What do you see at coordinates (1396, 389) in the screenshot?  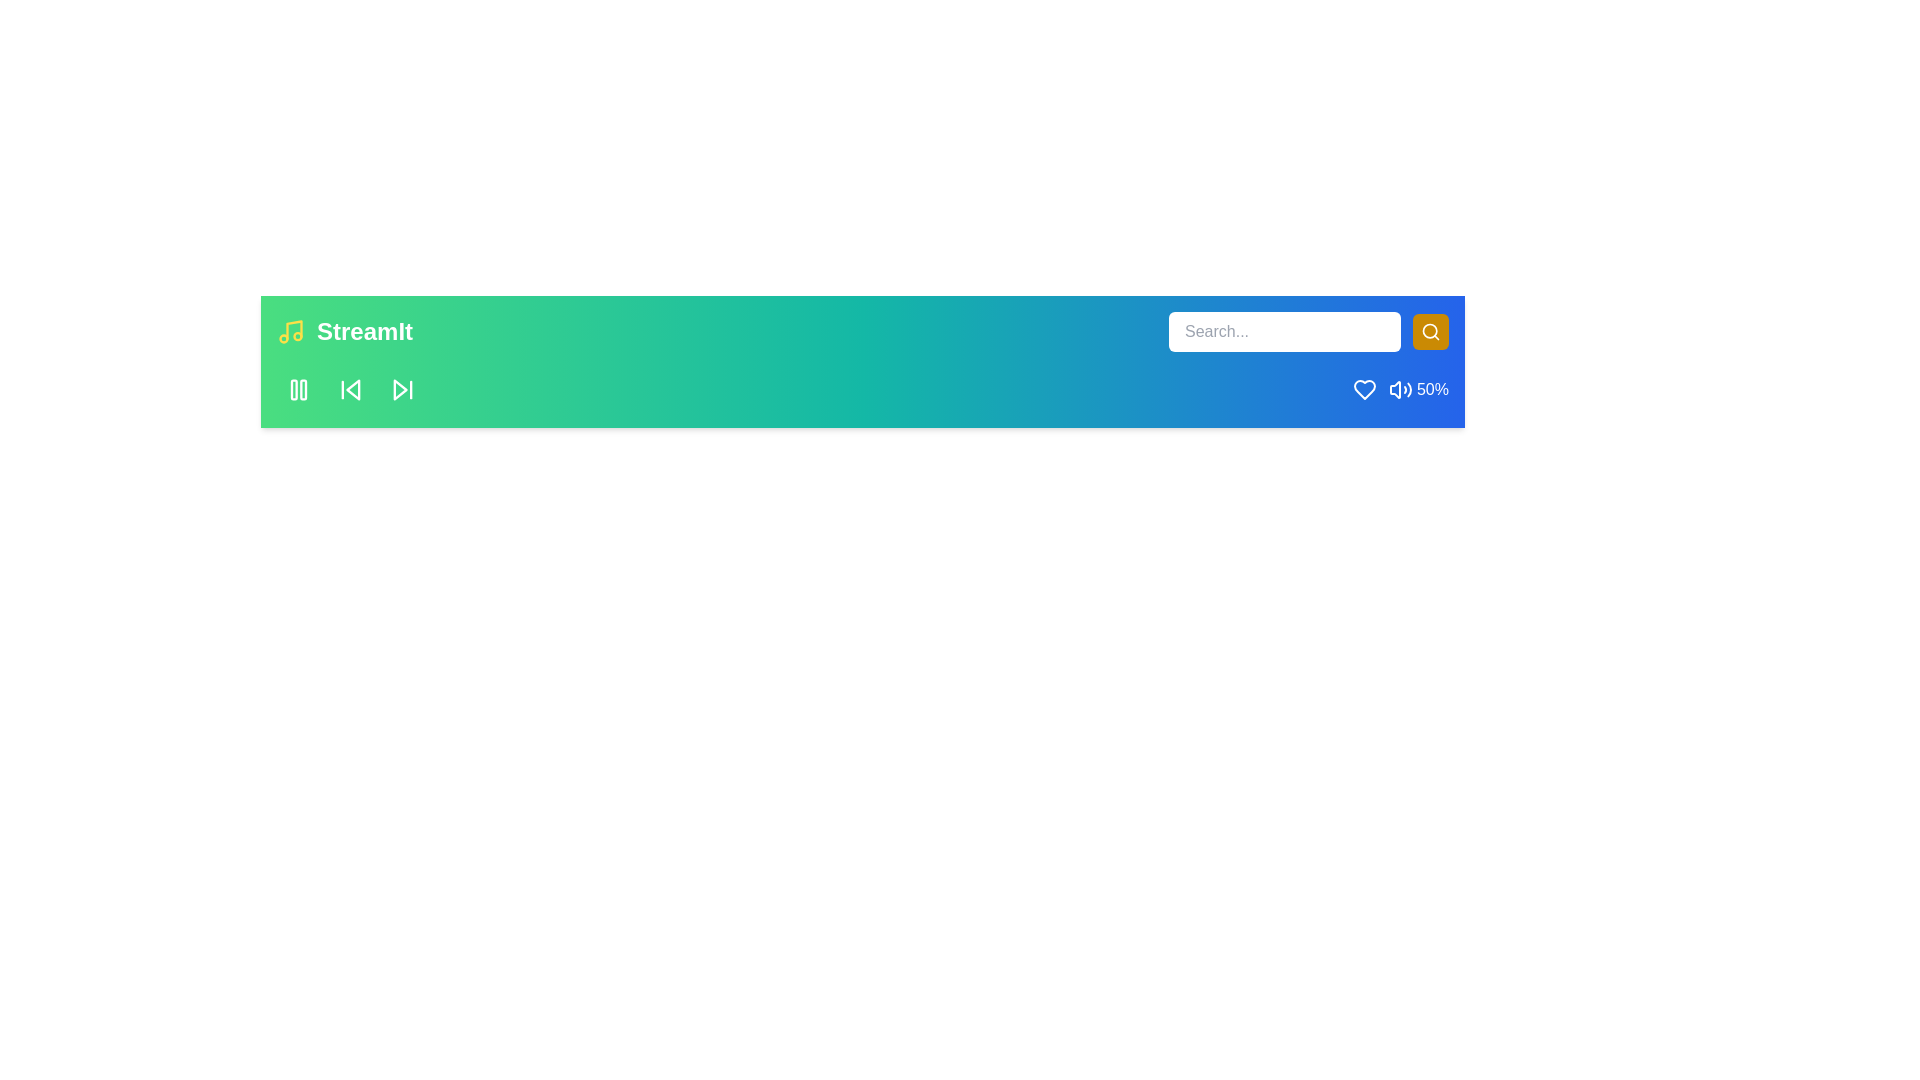 I see `the volume to 38% by interacting with the volume control` at bounding box center [1396, 389].